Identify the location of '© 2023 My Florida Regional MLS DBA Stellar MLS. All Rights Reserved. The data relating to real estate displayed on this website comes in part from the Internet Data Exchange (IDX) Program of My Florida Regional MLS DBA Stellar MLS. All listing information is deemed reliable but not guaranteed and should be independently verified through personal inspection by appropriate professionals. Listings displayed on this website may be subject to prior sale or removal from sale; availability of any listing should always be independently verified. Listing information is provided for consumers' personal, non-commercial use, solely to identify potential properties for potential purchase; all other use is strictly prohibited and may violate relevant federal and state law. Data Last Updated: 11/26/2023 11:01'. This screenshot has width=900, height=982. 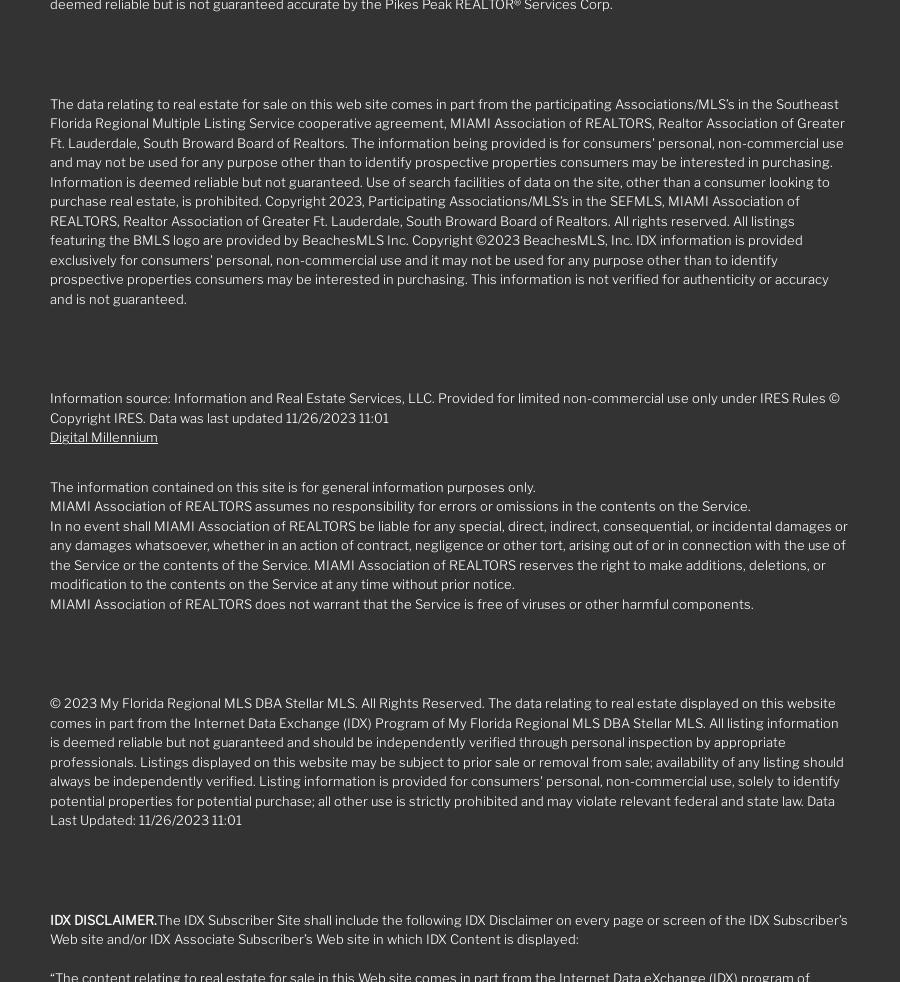
(447, 761).